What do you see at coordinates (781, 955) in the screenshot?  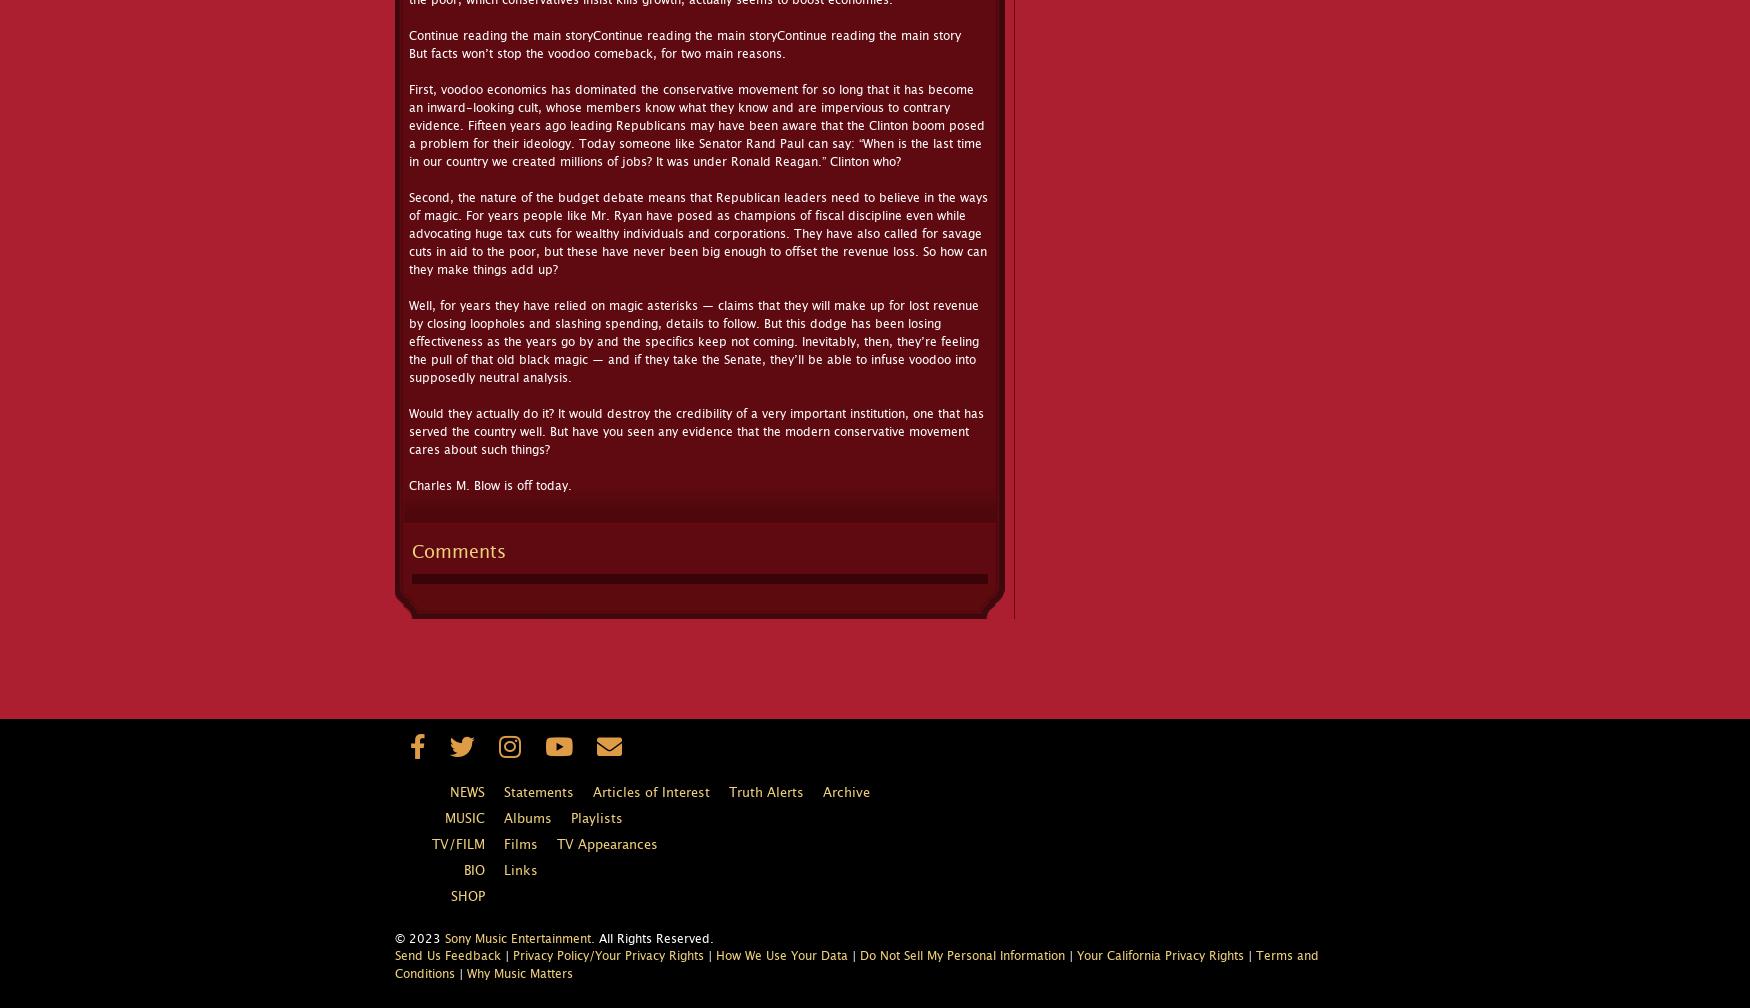 I see `'How We Use Your Data'` at bounding box center [781, 955].